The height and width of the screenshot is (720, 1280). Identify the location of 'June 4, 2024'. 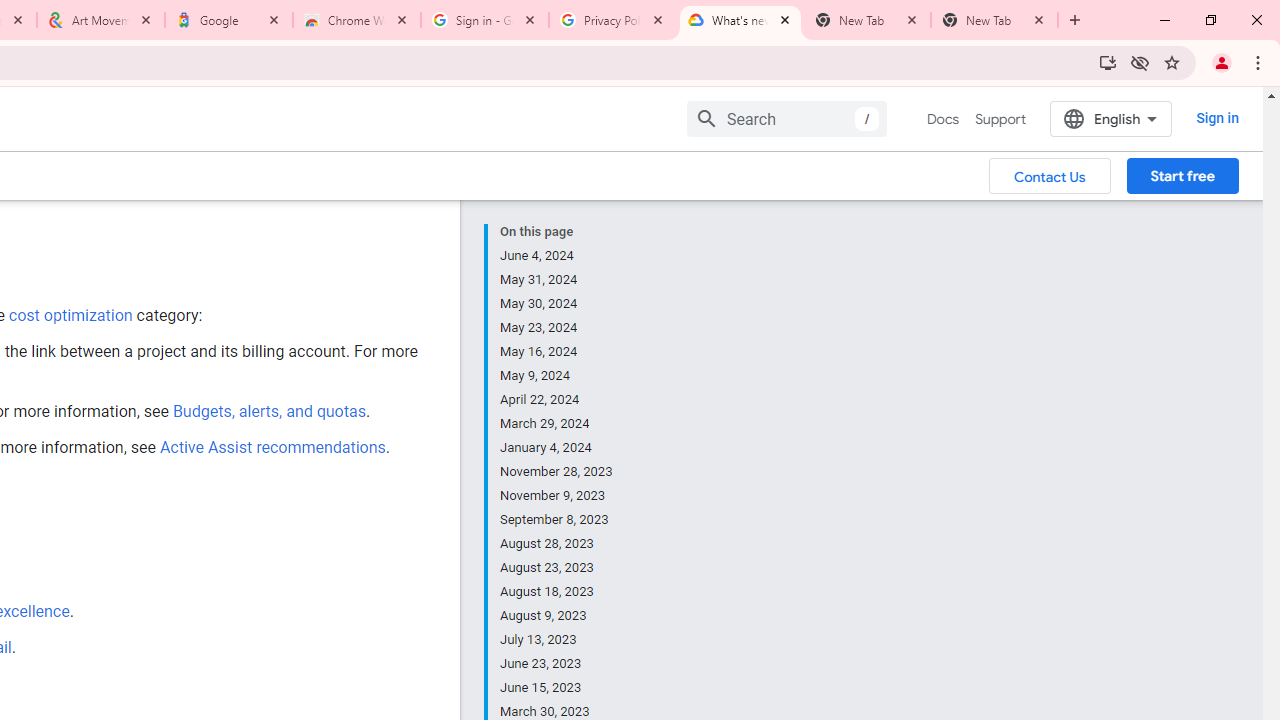
(557, 254).